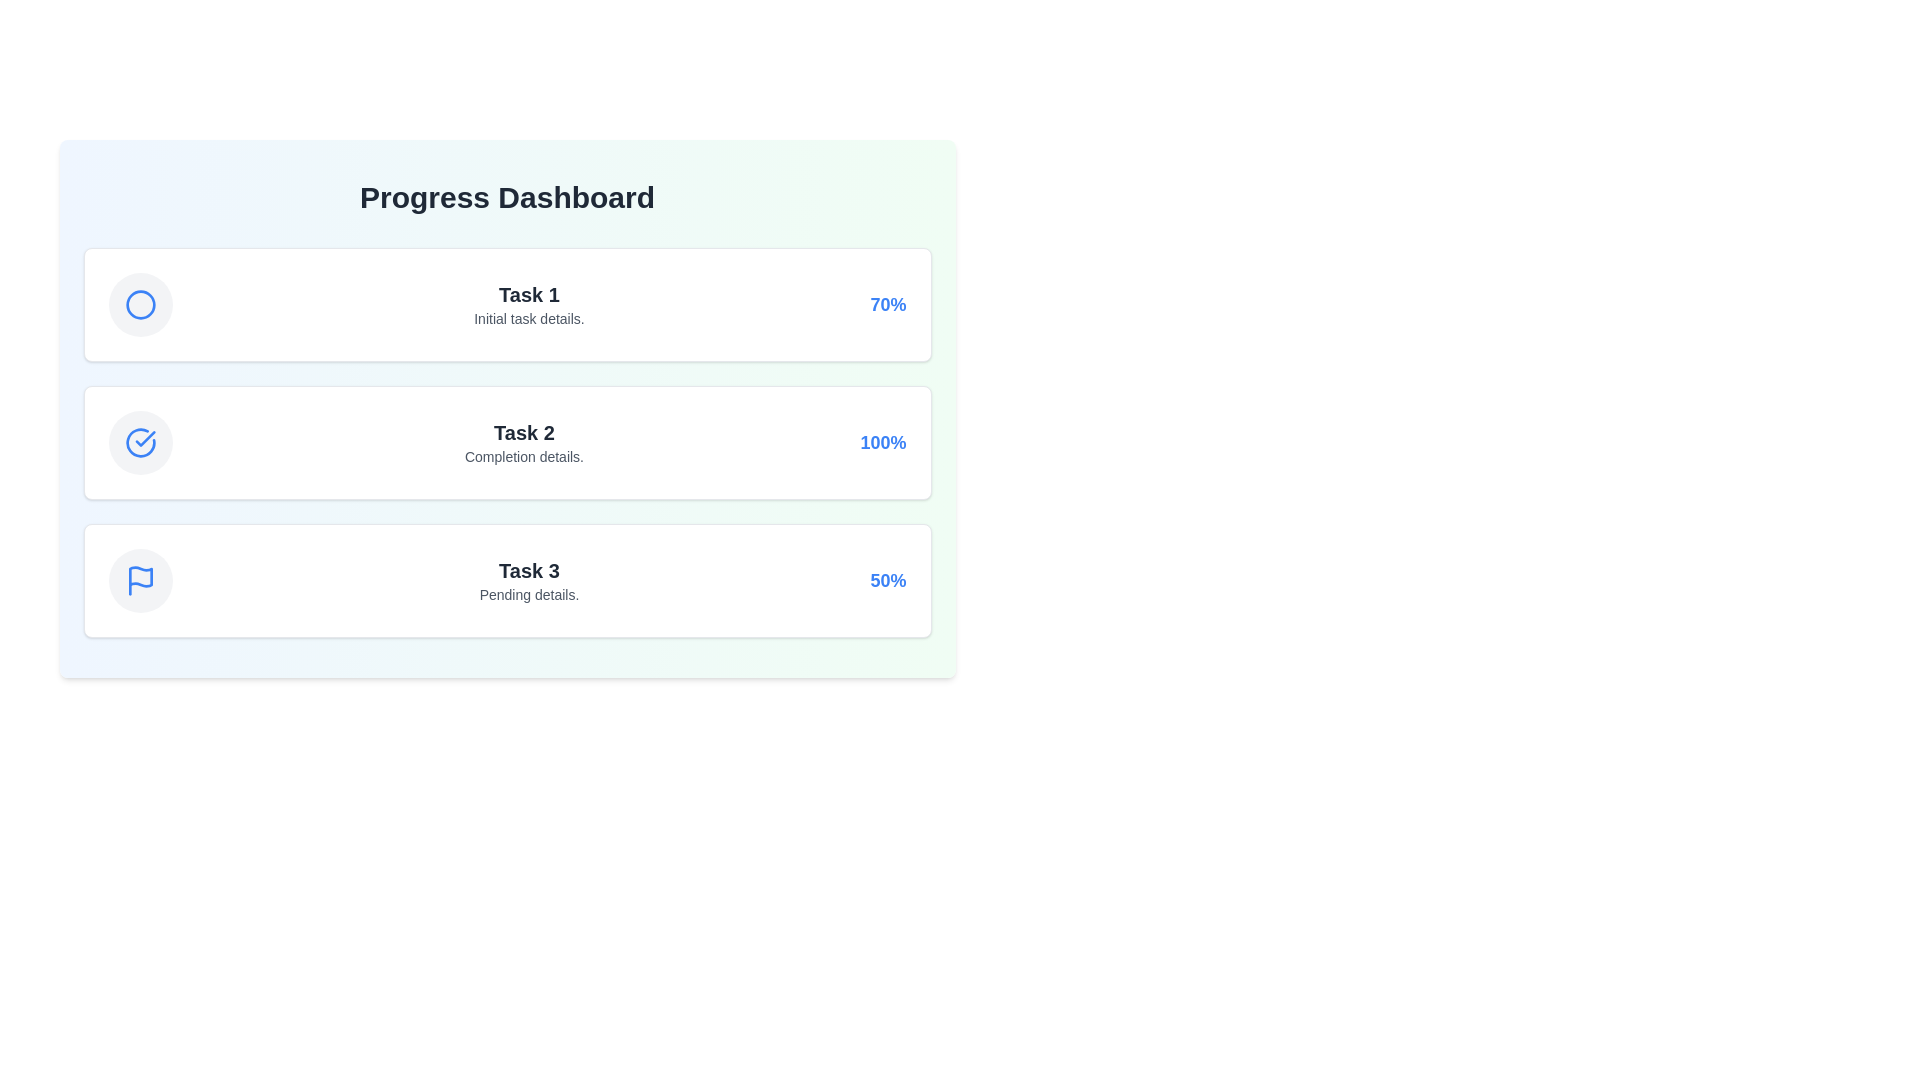  What do you see at coordinates (887, 581) in the screenshot?
I see `the static text displaying '50%' in bold, blue font style, located at the right end of the third row in the list of task items, distinctively separated from 'Task 3' and 'Pending details.'` at bounding box center [887, 581].